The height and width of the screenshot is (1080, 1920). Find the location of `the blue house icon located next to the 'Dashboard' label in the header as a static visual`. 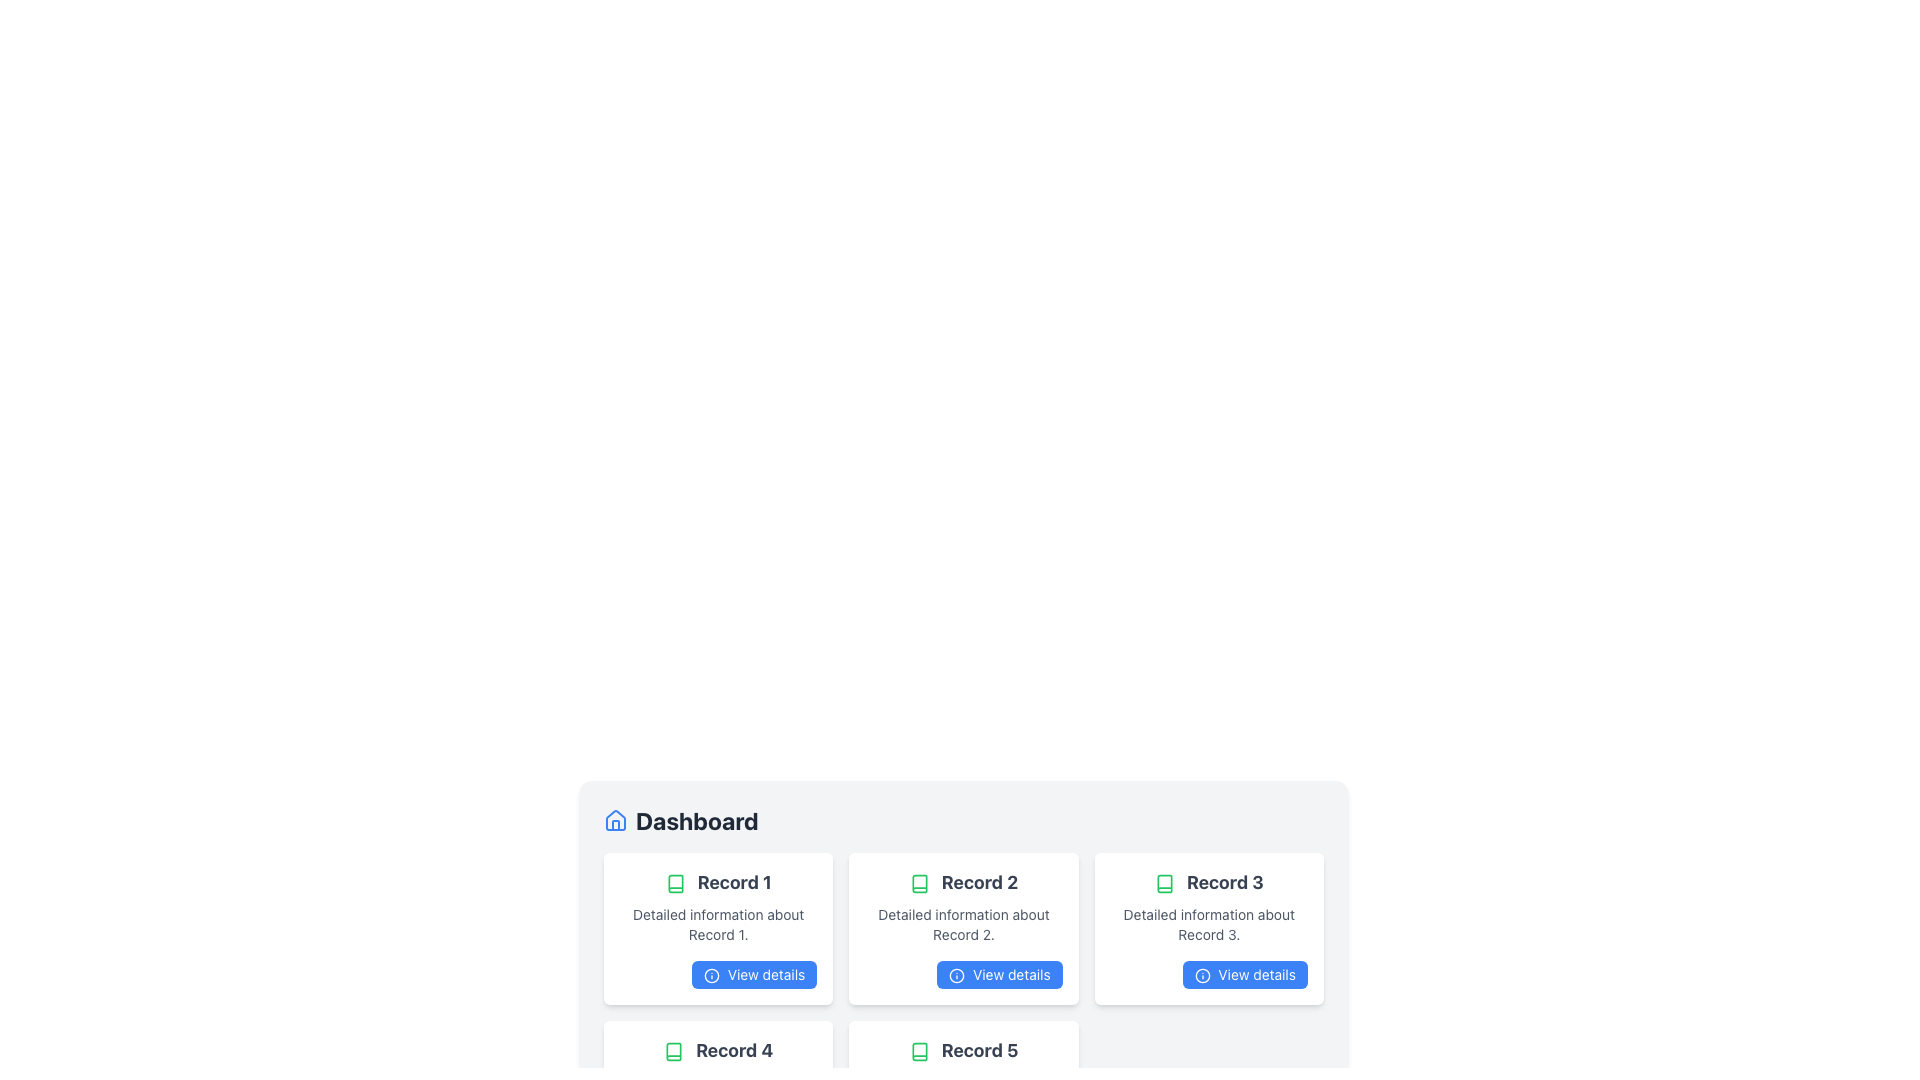

the blue house icon located next to the 'Dashboard' label in the header as a static visual is located at coordinates (614, 821).